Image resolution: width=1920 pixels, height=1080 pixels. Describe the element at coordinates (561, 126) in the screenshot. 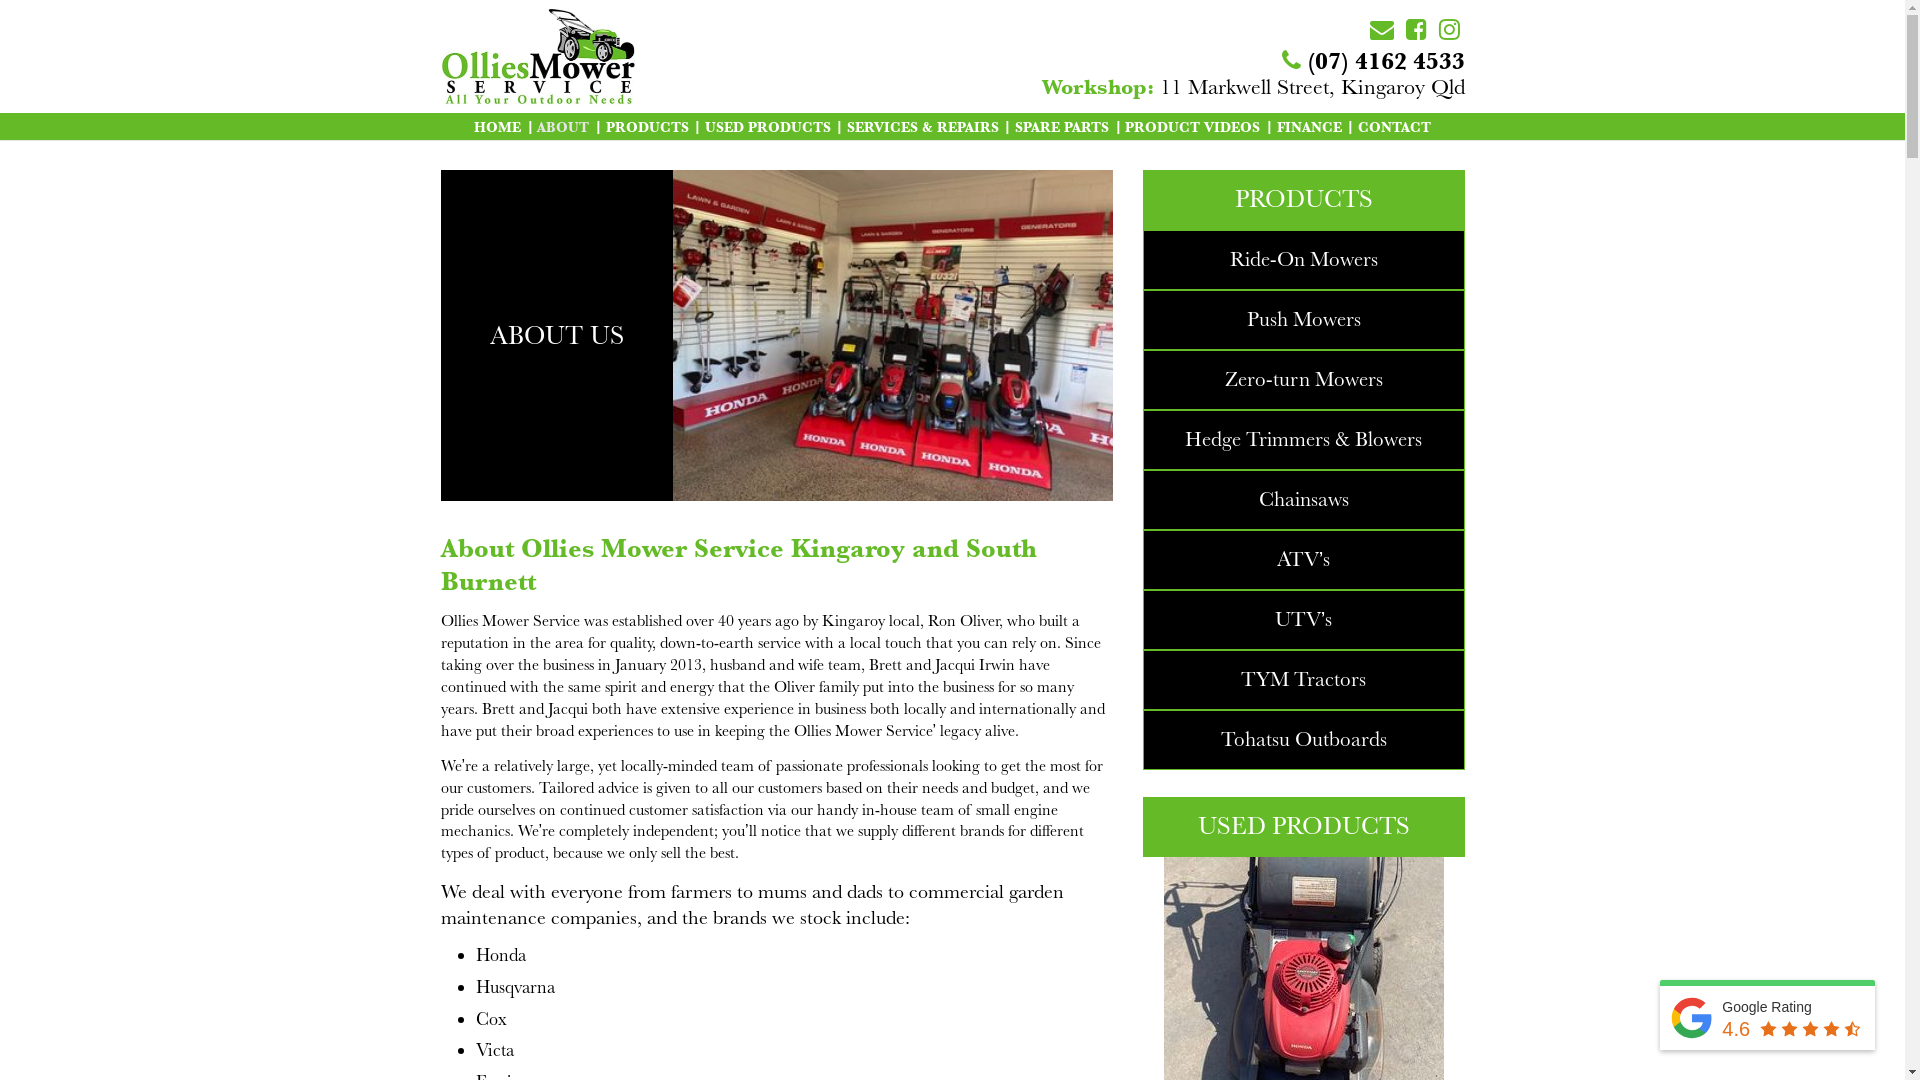

I see `'ABOUT'` at that location.